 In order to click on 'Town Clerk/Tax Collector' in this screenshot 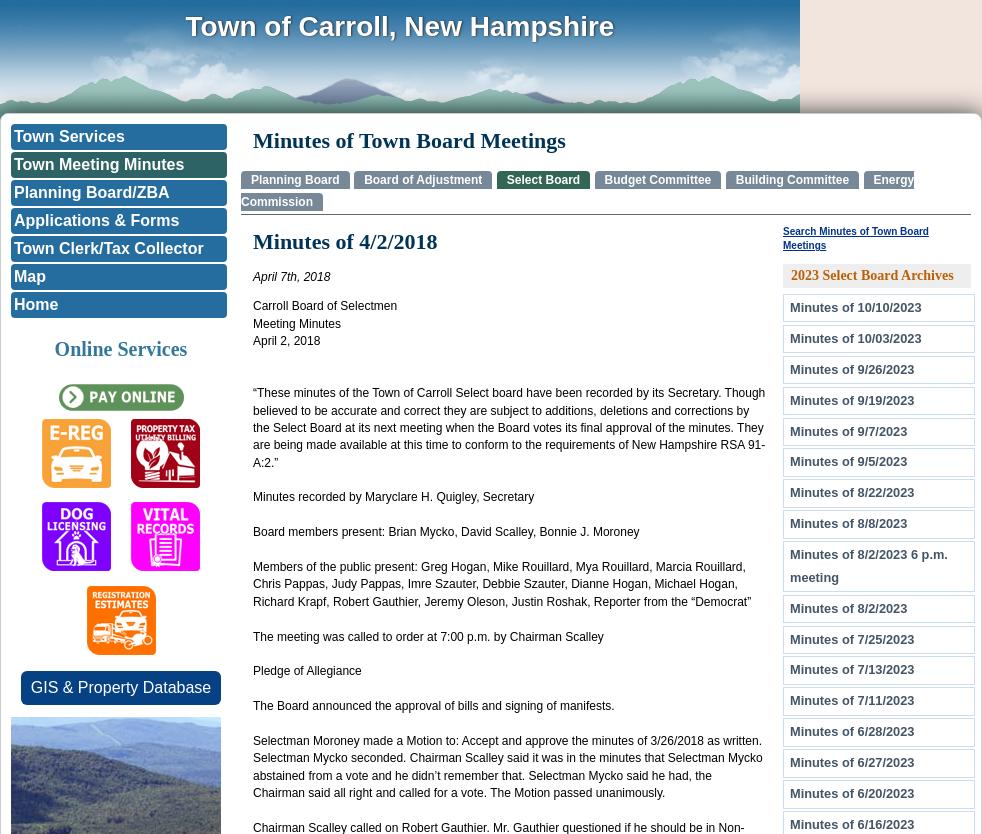, I will do `click(107, 247)`.